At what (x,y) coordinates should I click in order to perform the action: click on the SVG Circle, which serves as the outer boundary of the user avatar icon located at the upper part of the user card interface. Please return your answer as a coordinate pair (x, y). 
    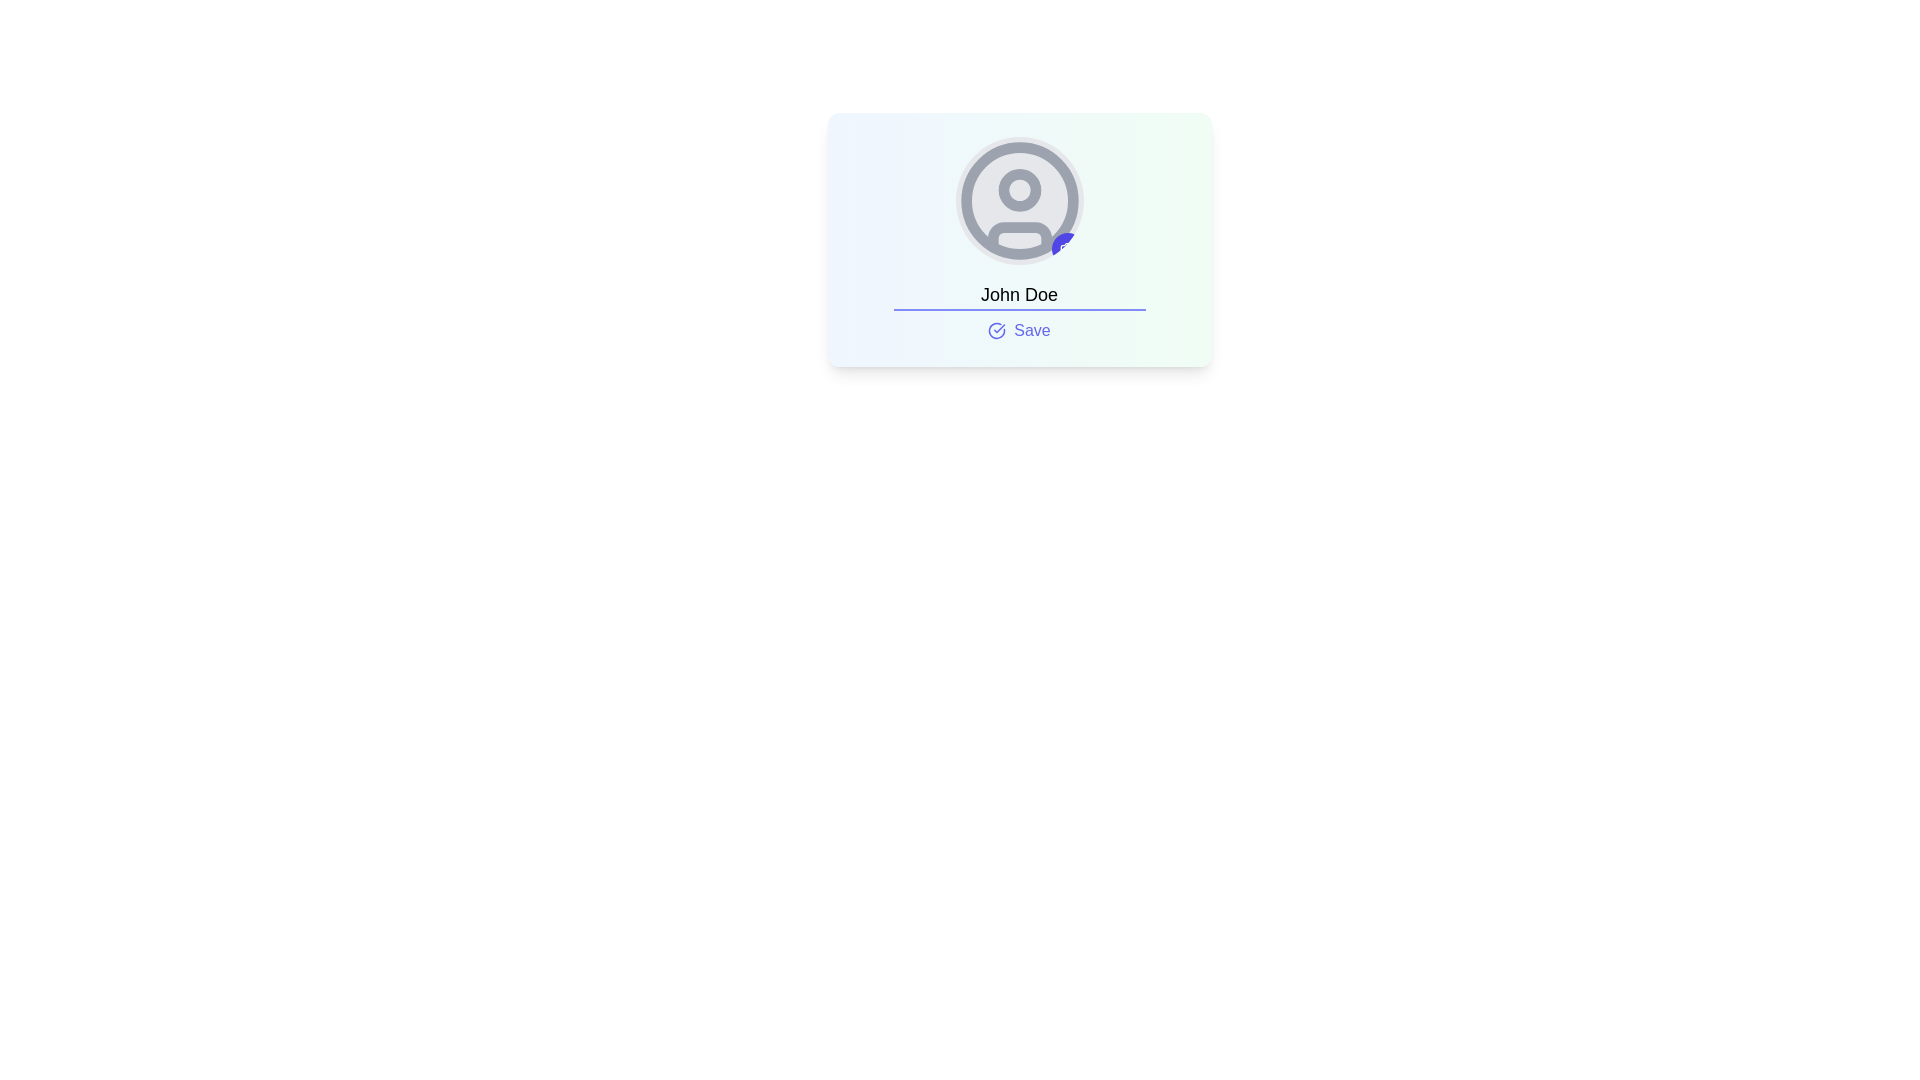
    Looking at the image, I should click on (1019, 200).